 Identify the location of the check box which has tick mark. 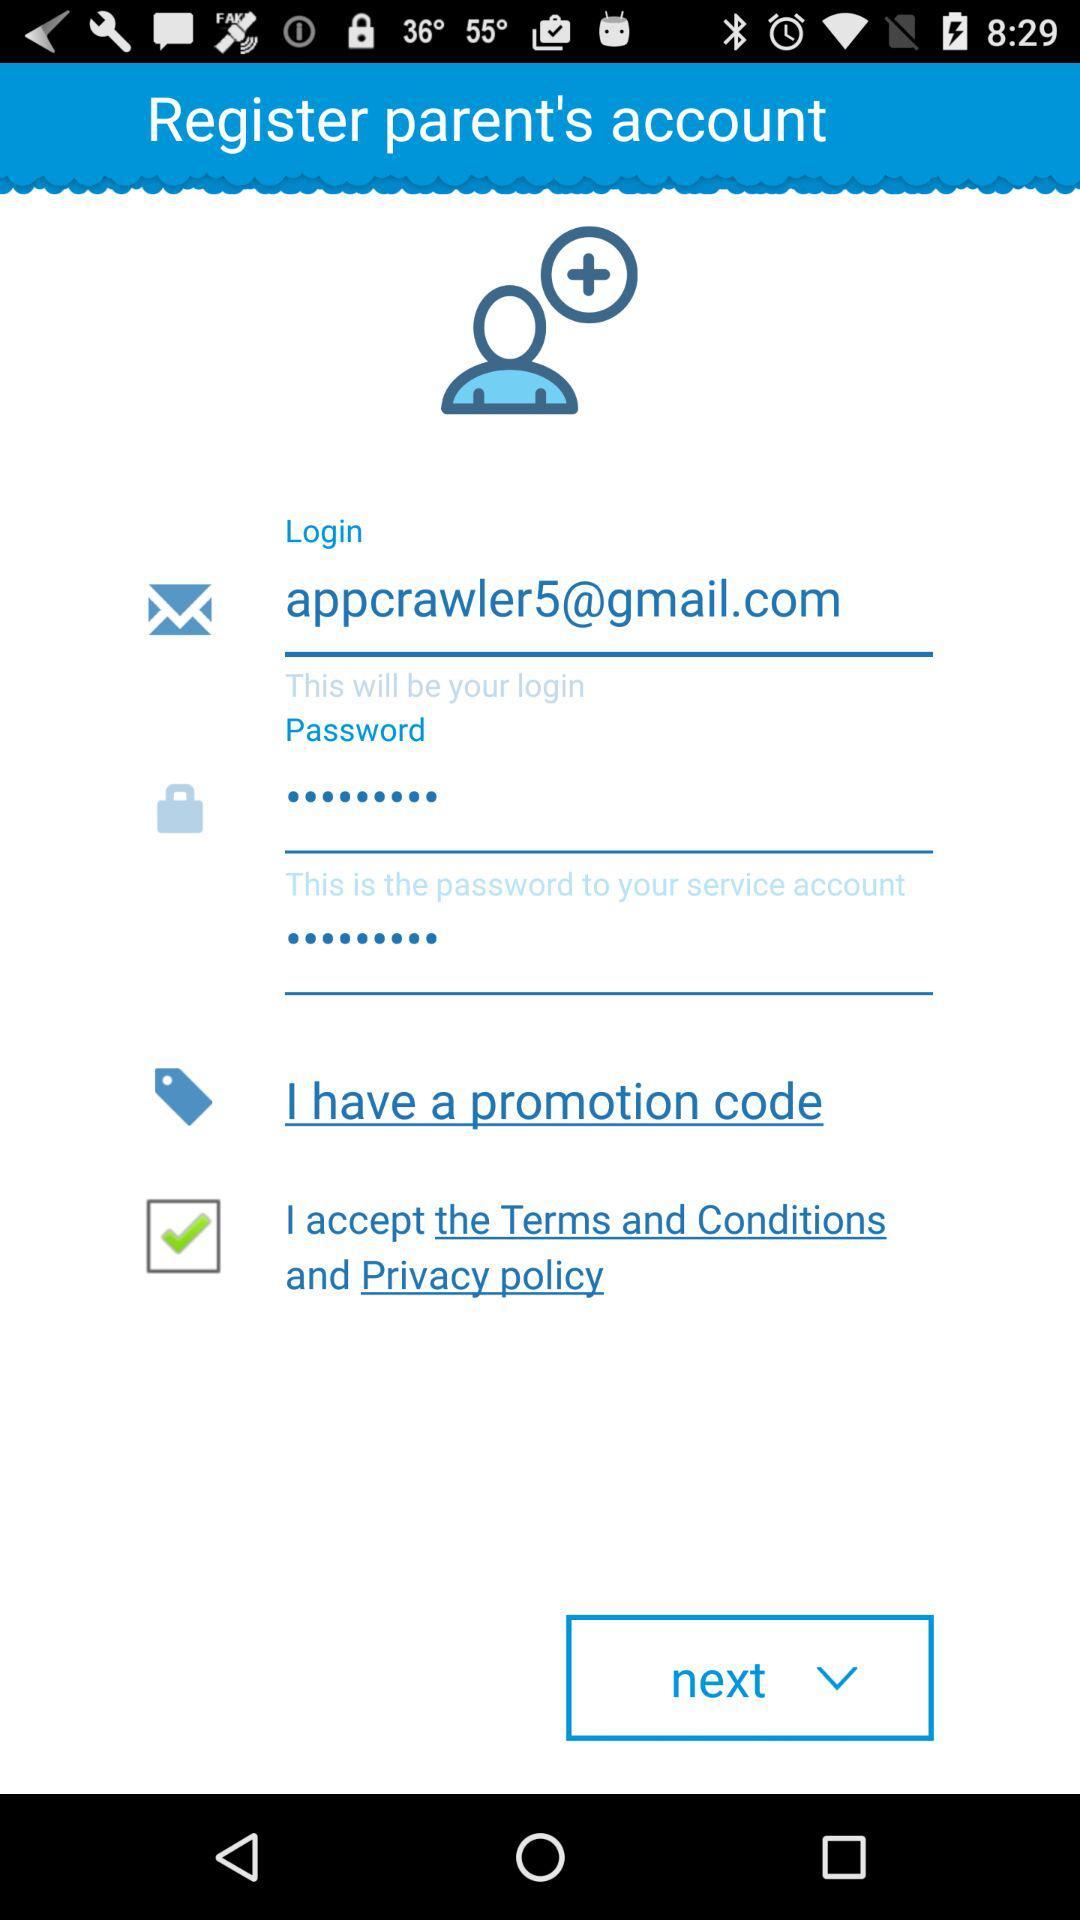
(192, 1233).